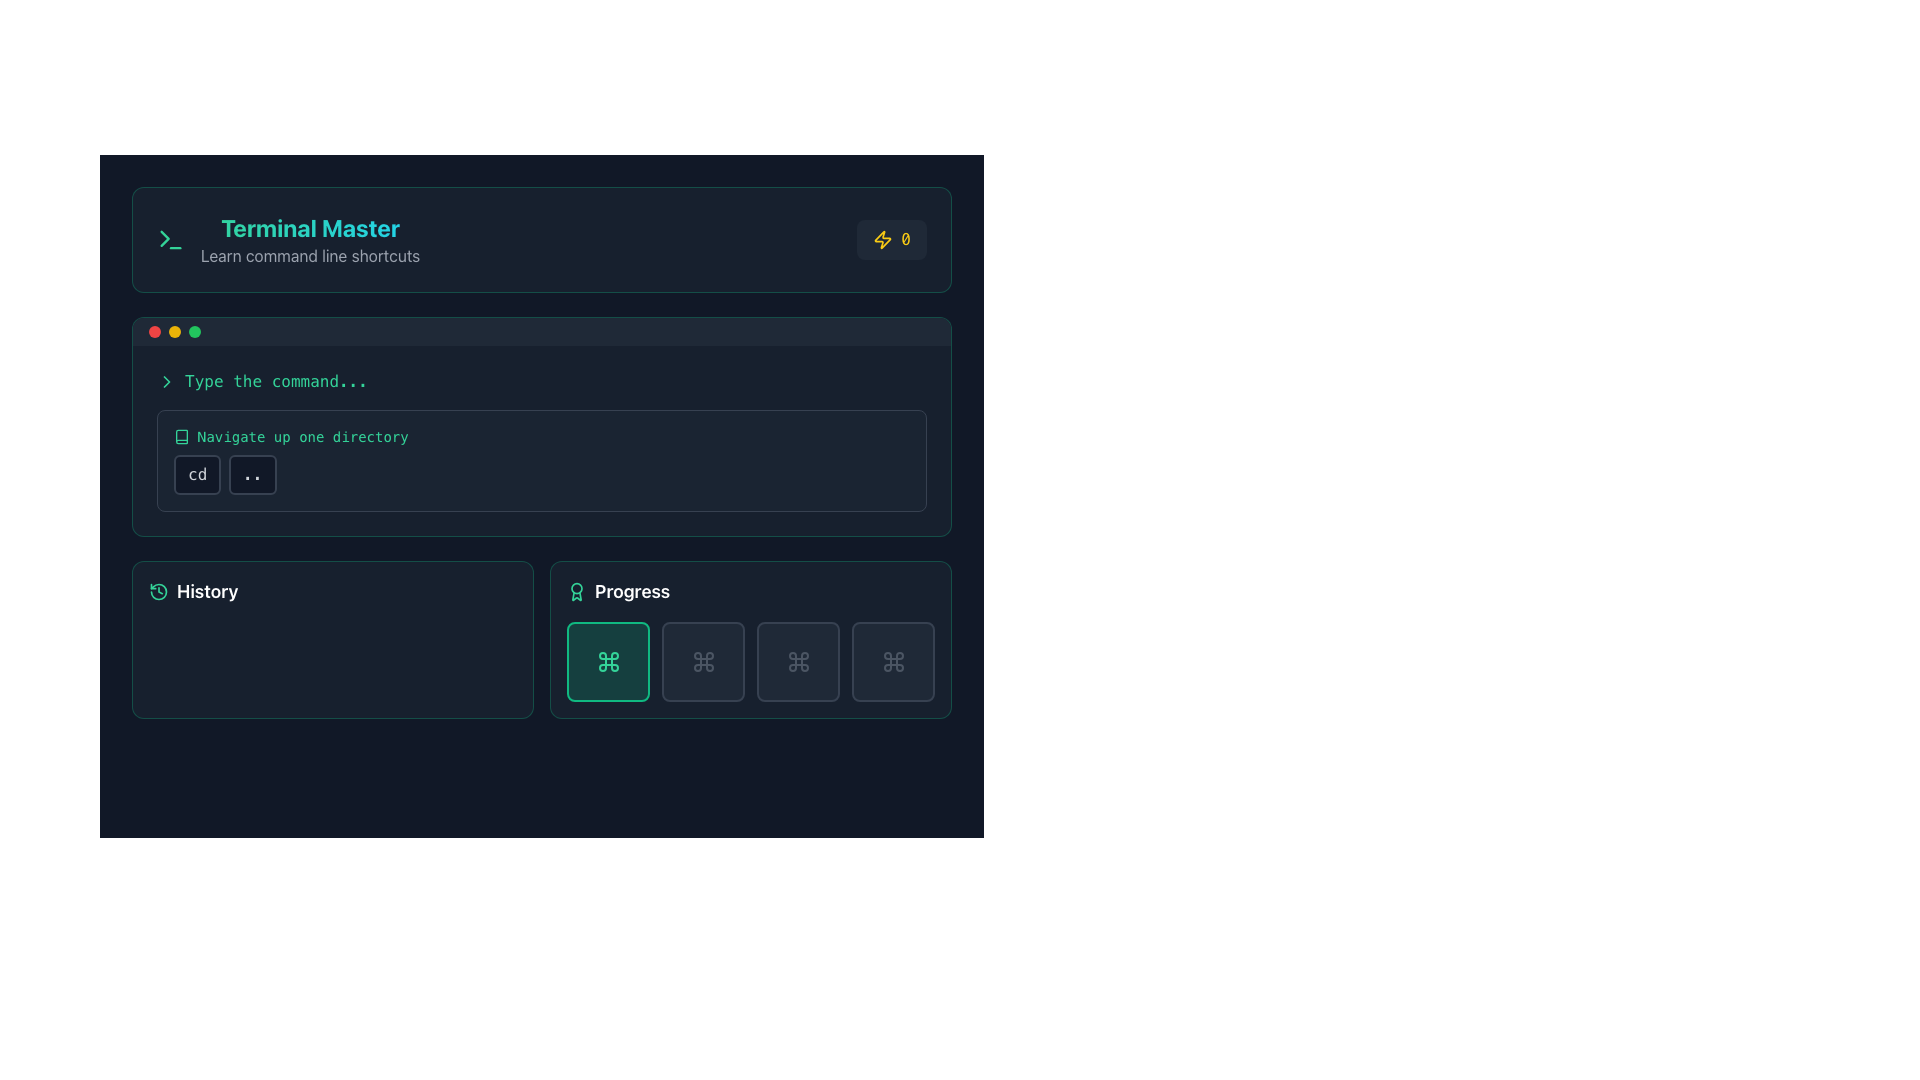 Image resolution: width=1920 pixels, height=1080 pixels. What do you see at coordinates (309, 226) in the screenshot?
I see `the 'Terminal Master' text label, which is styled in a gradient color from emerald green to cyan and is positioned at the top-left of the interface` at bounding box center [309, 226].